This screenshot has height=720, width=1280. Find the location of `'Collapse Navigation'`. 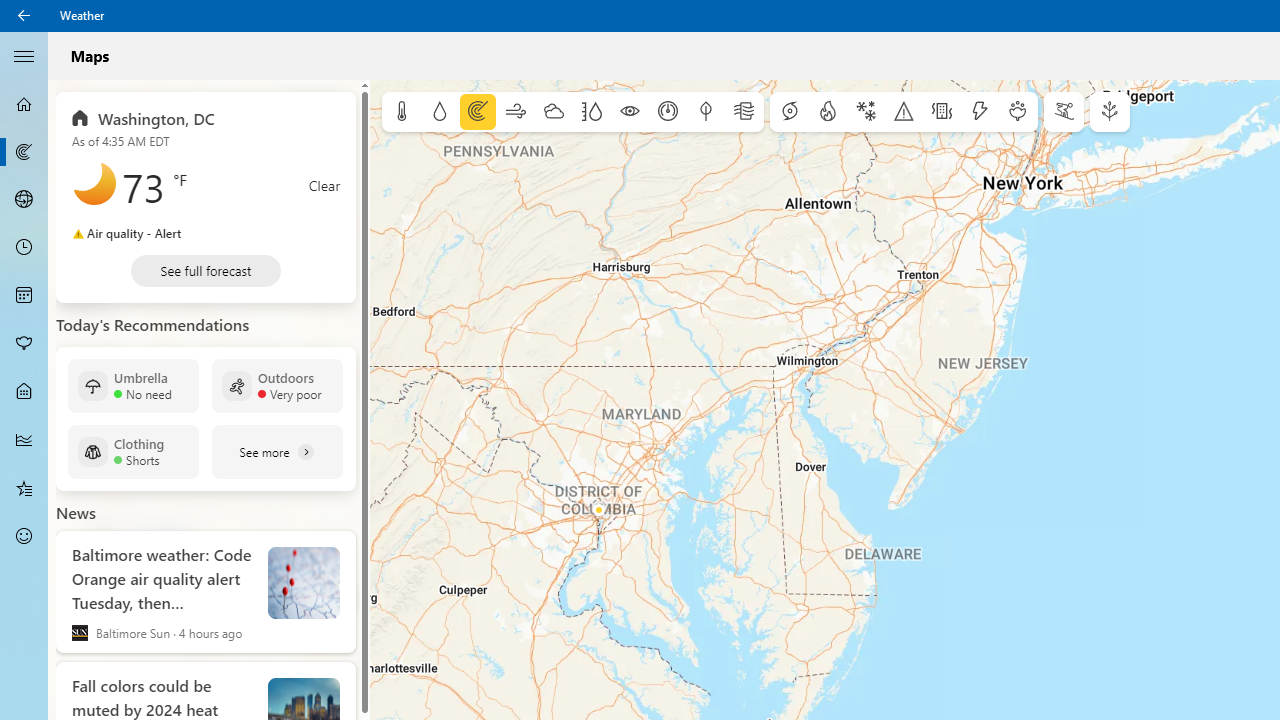

'Collapse Navigation' is located at coordinates (24, 54).